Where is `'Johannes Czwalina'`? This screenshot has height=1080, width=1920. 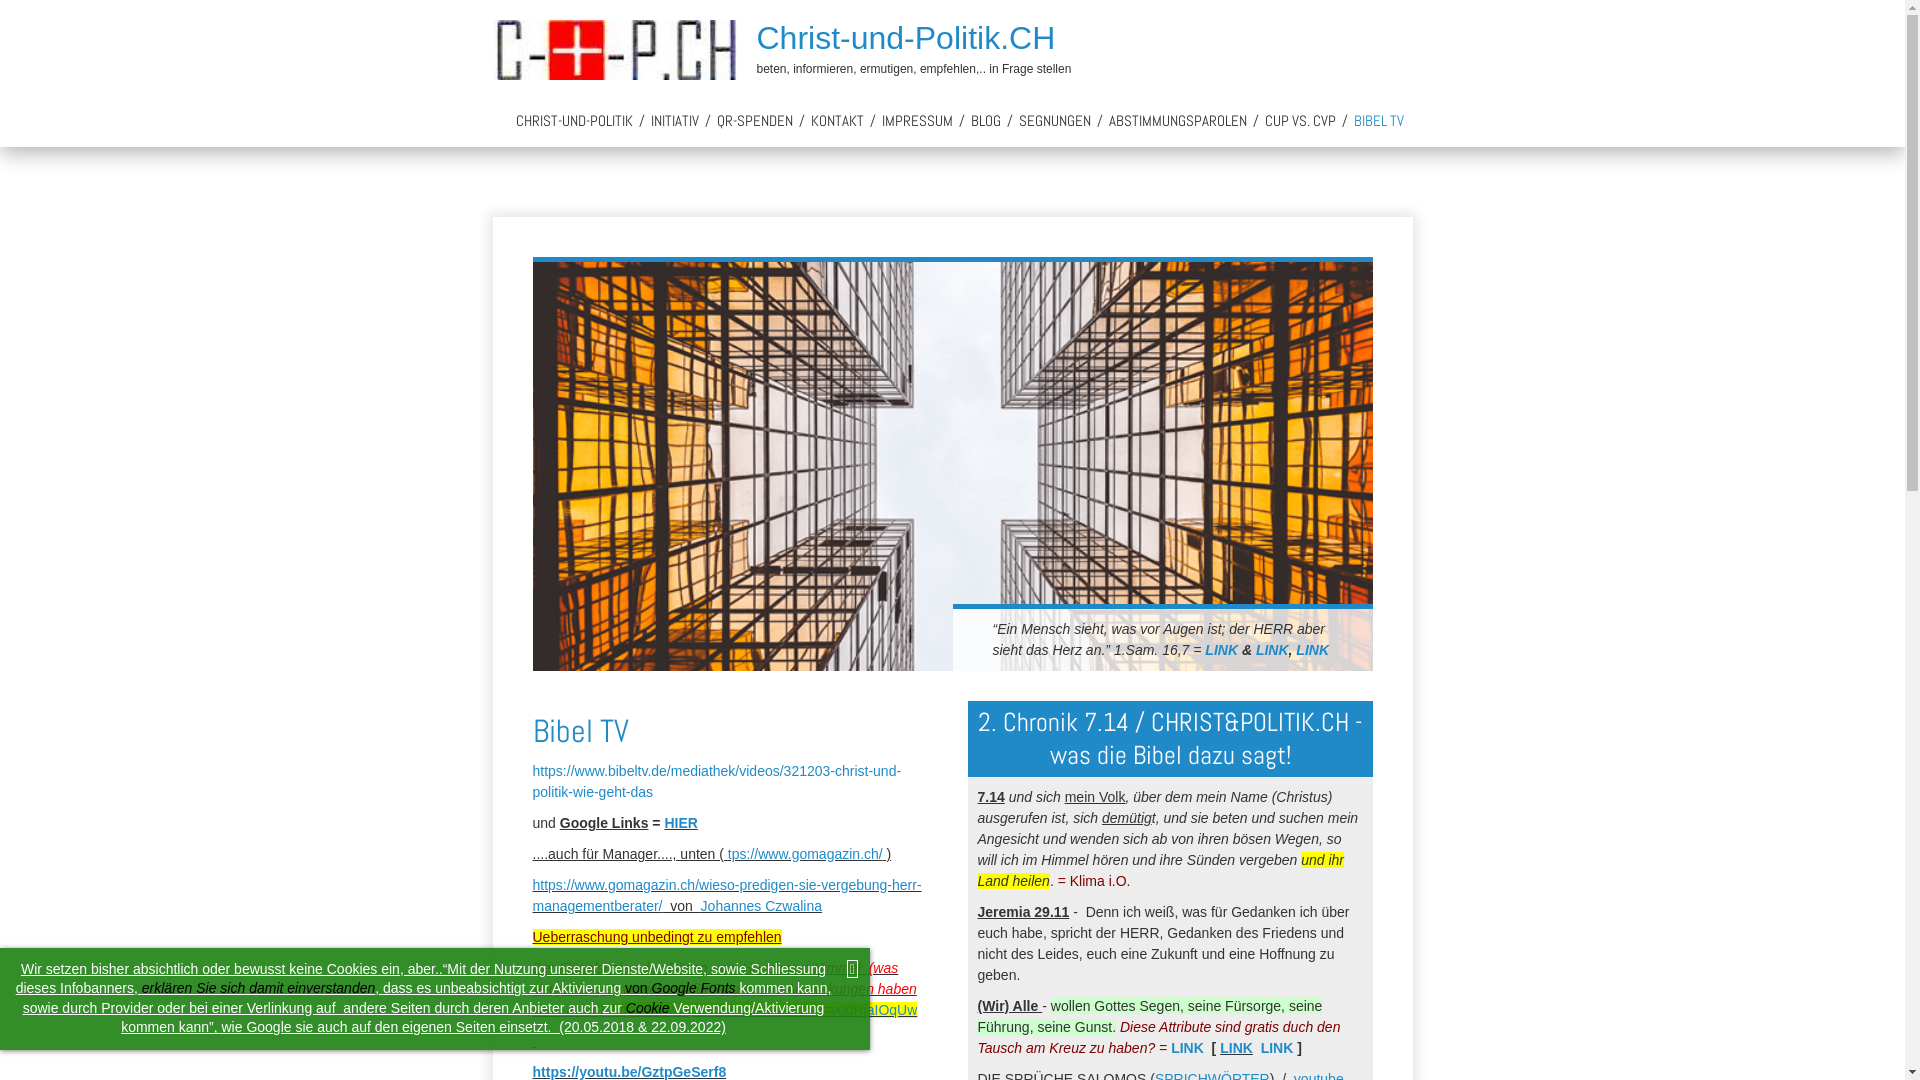 'Johannes Czwalina' is located at coordinates (760, 906).